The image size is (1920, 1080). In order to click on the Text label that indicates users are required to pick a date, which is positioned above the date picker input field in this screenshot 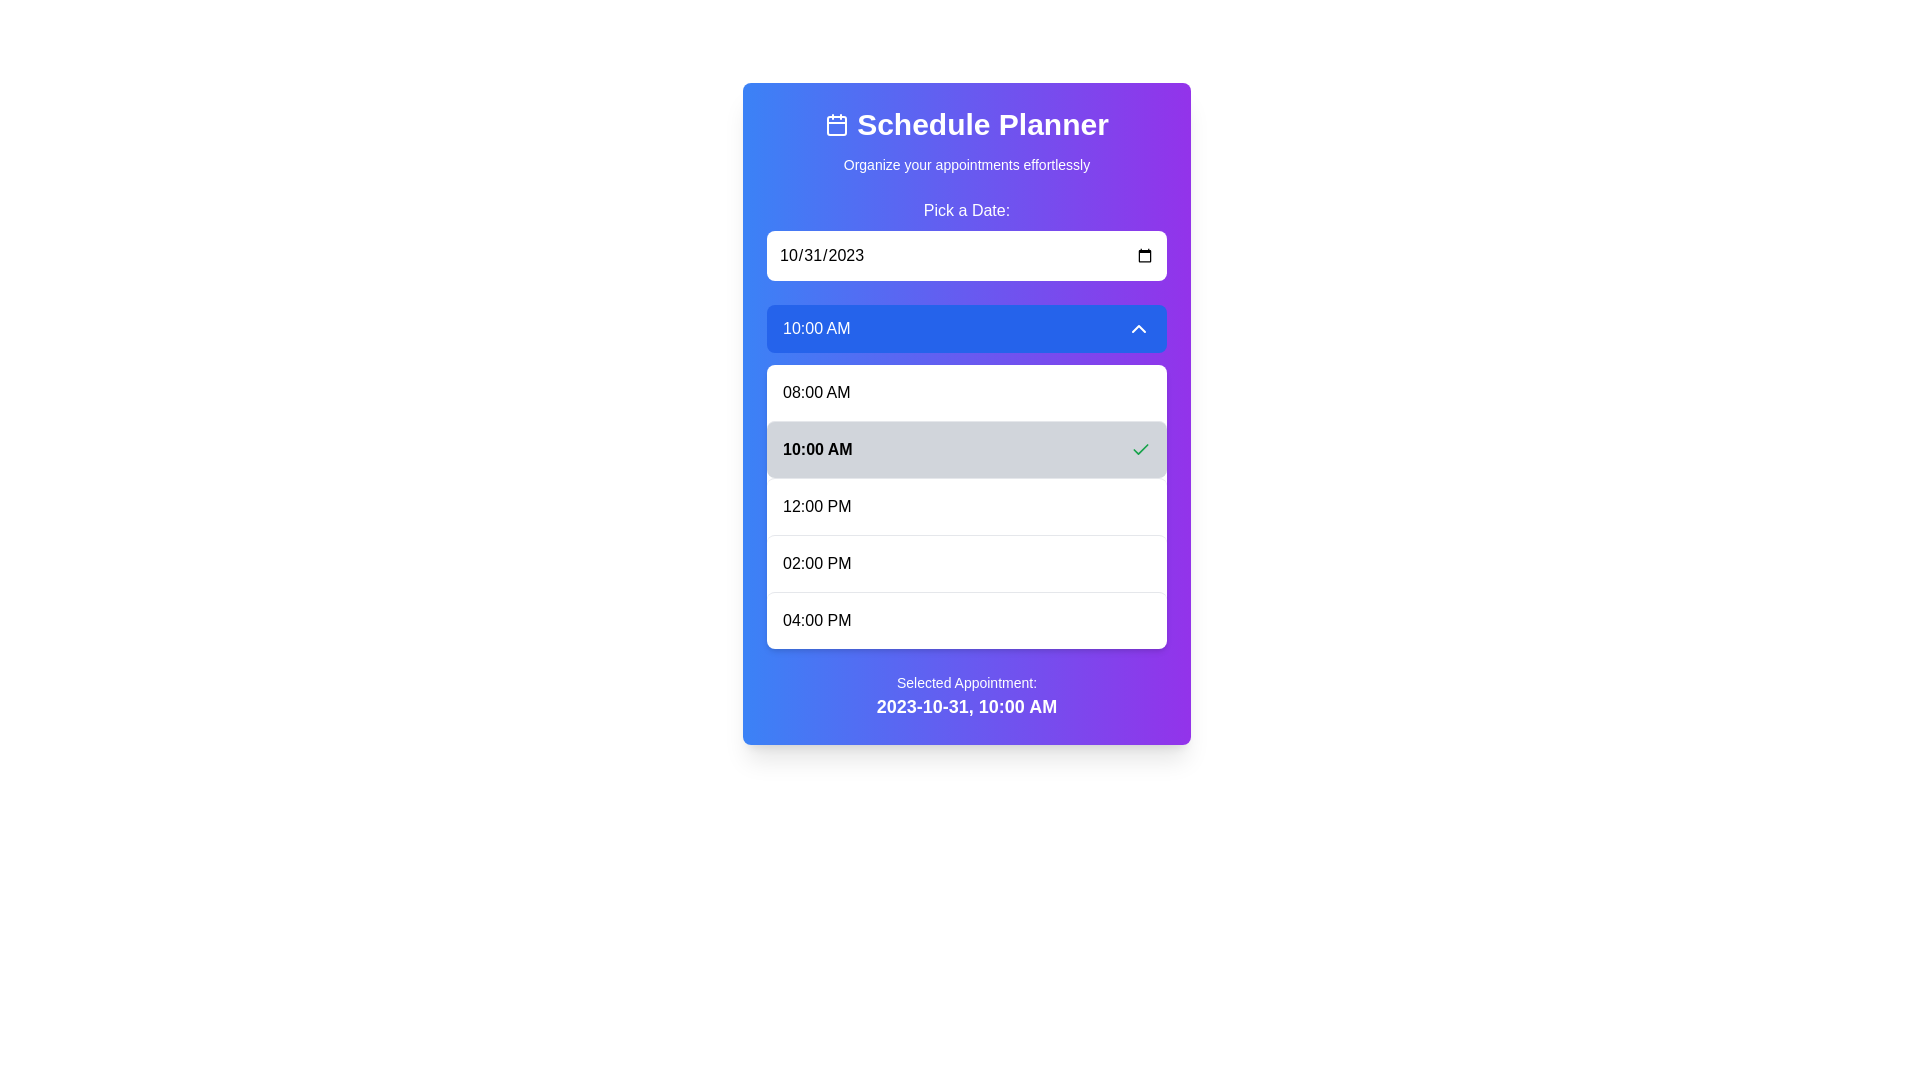, I will do `click(966, 211)`.